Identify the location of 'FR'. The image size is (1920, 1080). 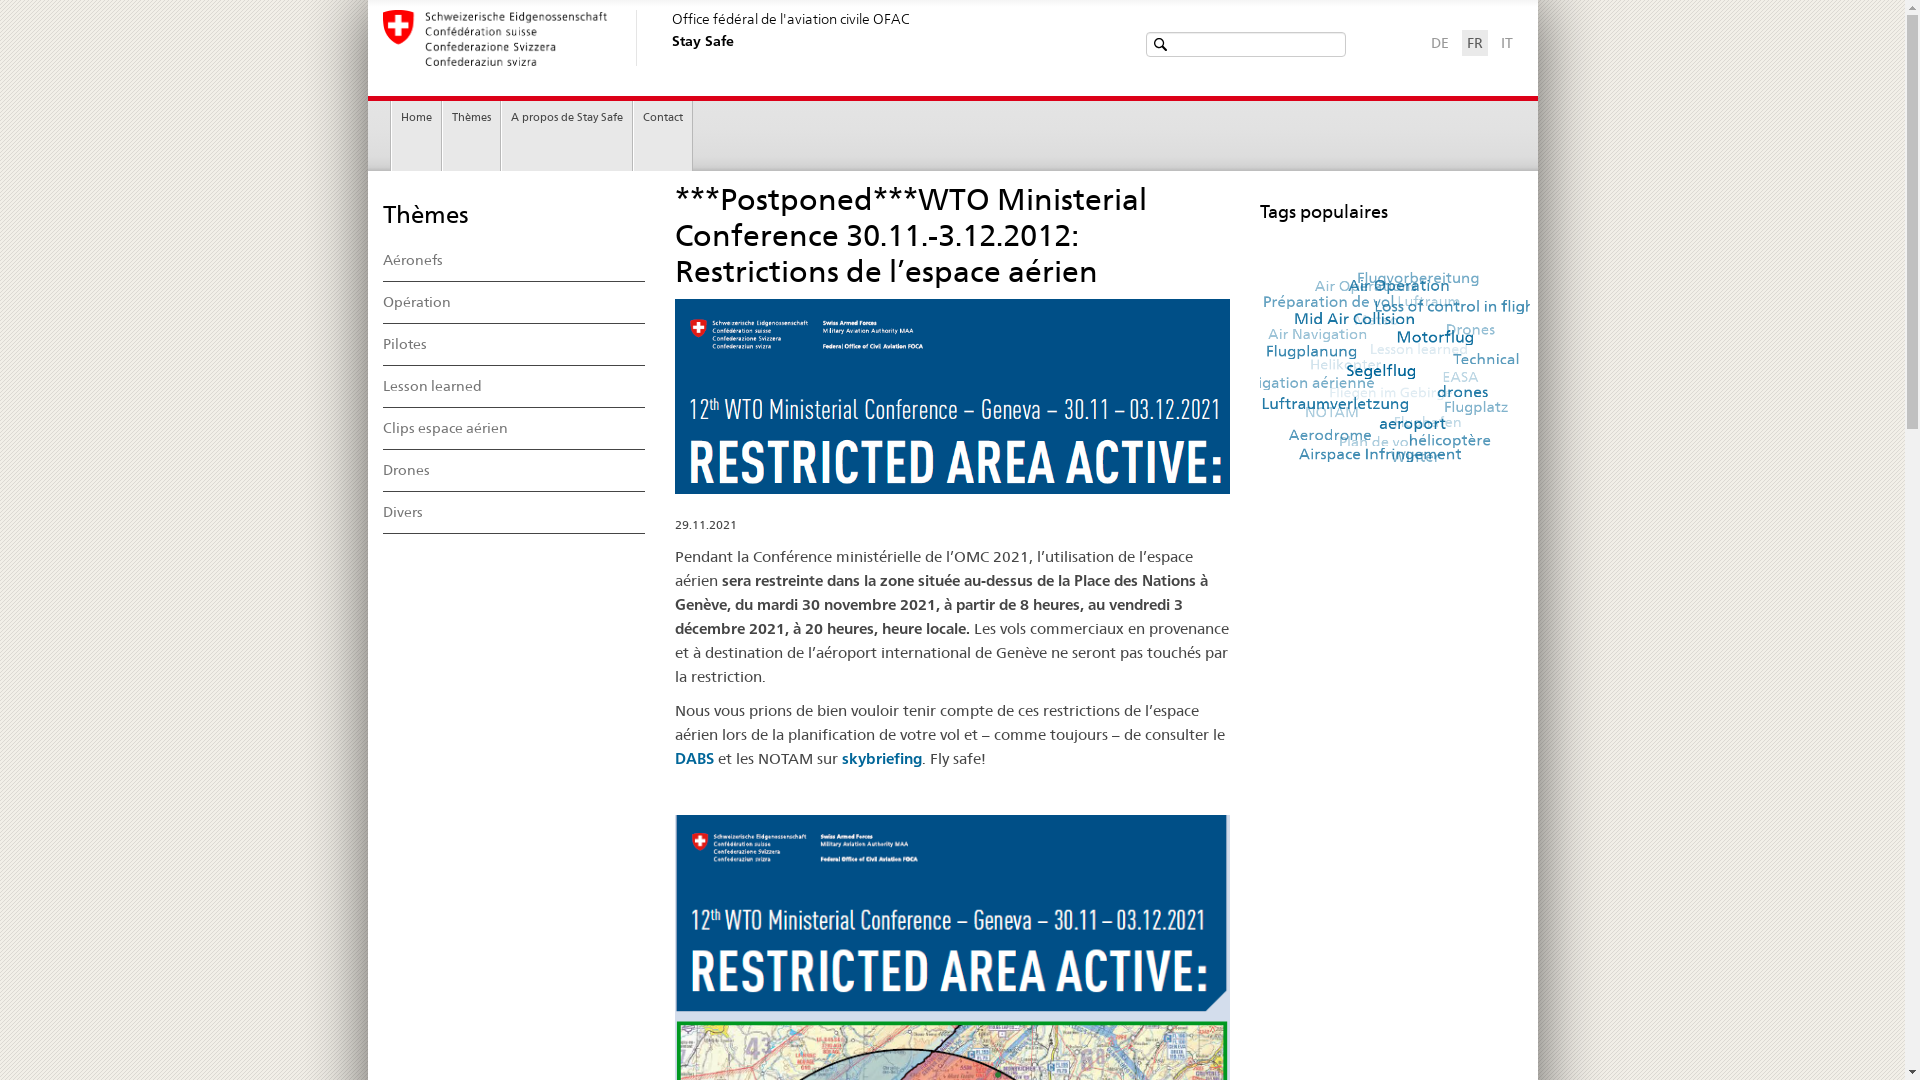
(1465, 42).